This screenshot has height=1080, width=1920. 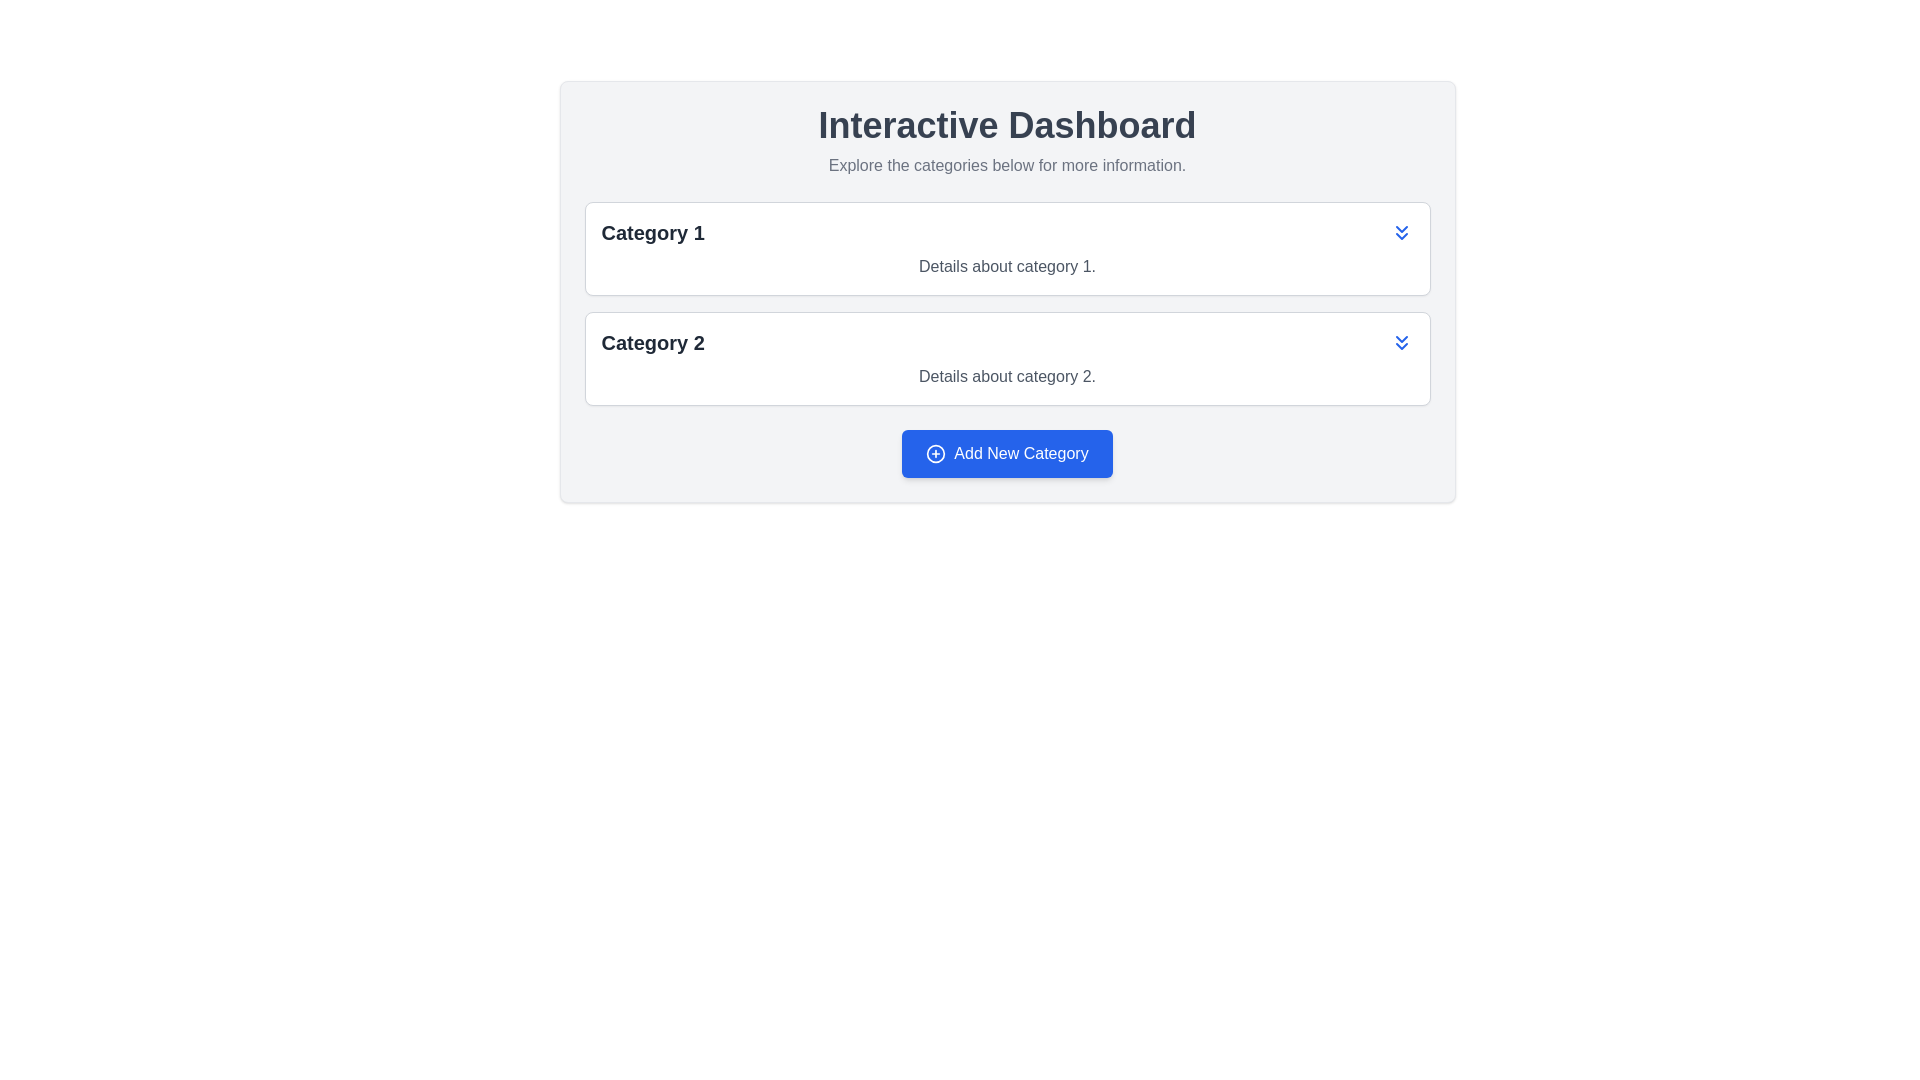 What do you see at coordinates (1007, 292) in the screenshot?
I see `the interactive components within the central panel that displays categories and an action button for adding new content` at bounding box center [1007, 292].